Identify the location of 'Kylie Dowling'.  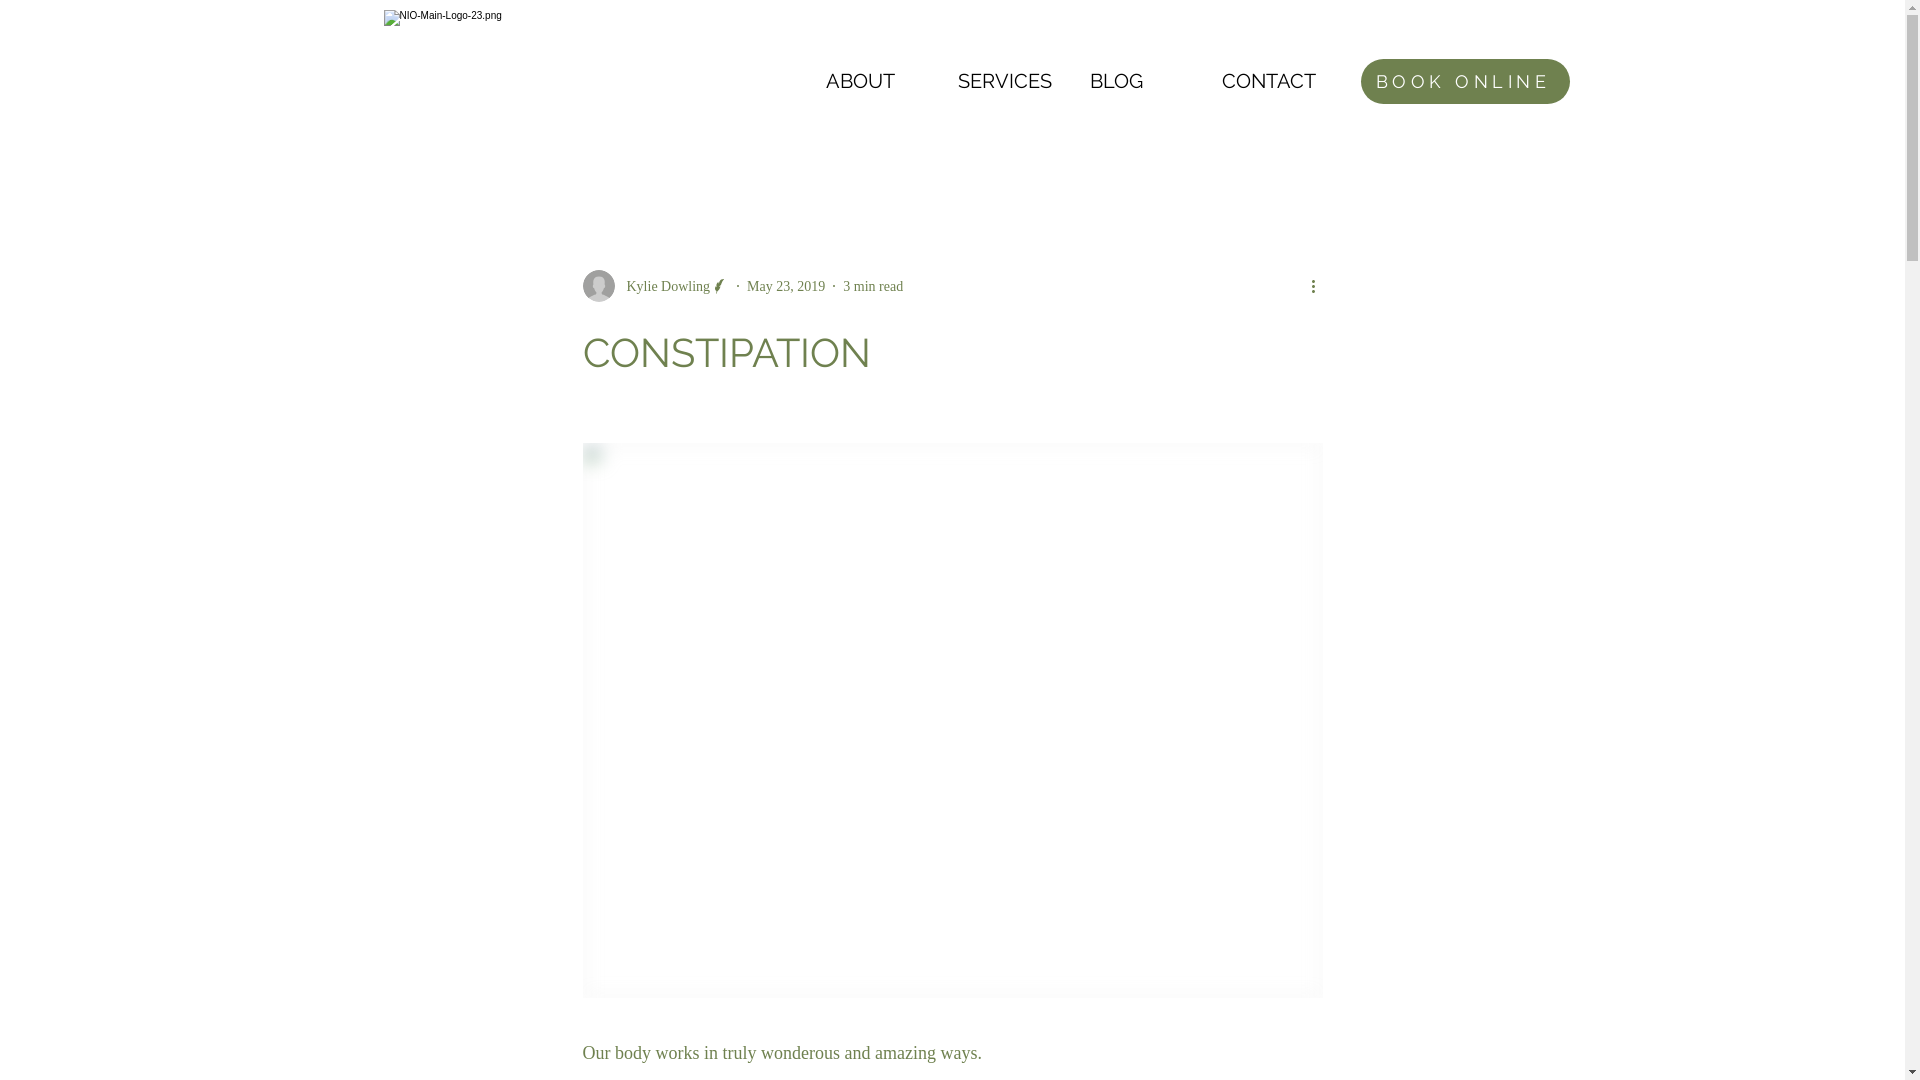
(655, 285).